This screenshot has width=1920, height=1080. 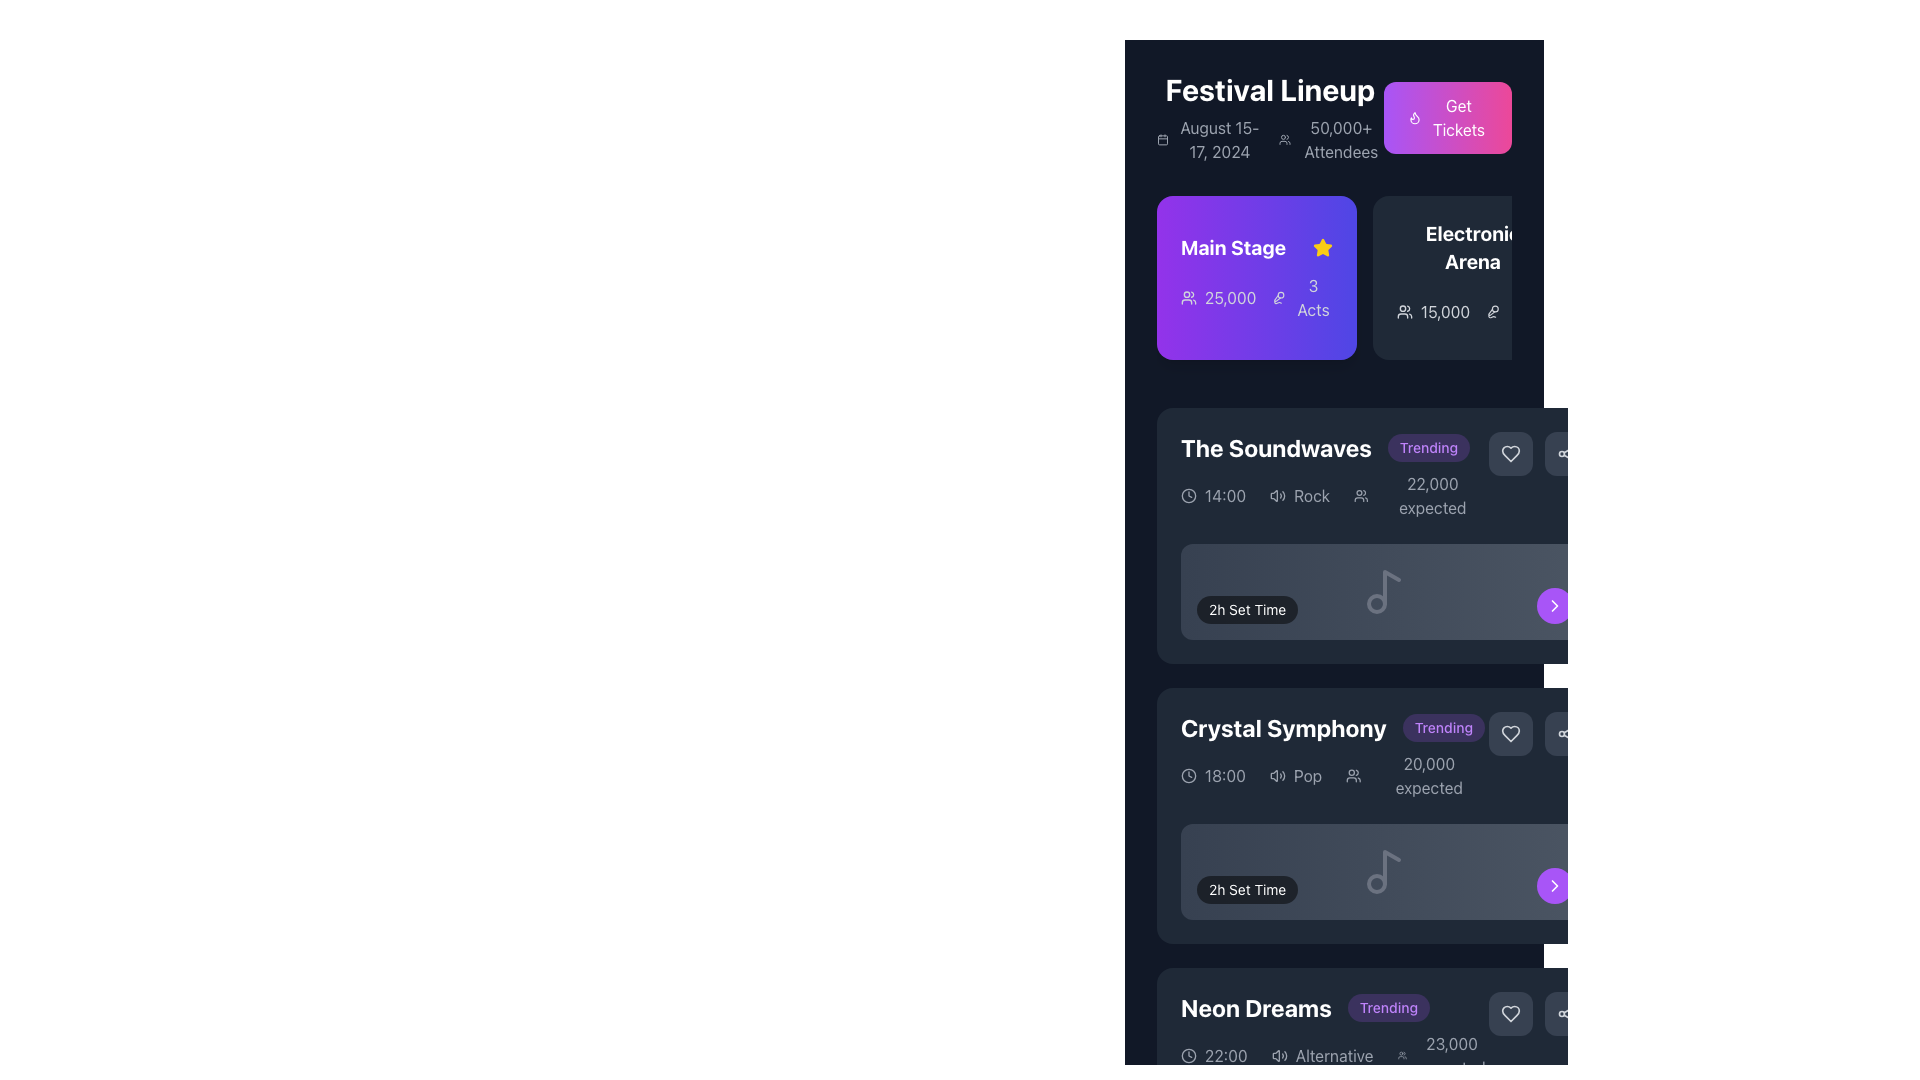 What do you see at coordinates (1334, 495) in the screenshot?
I see `the Informational display row that contains event details such as time, genre, and expected attendees, located in 'The Soundwaves' section` at bounding box center [1334, 495].